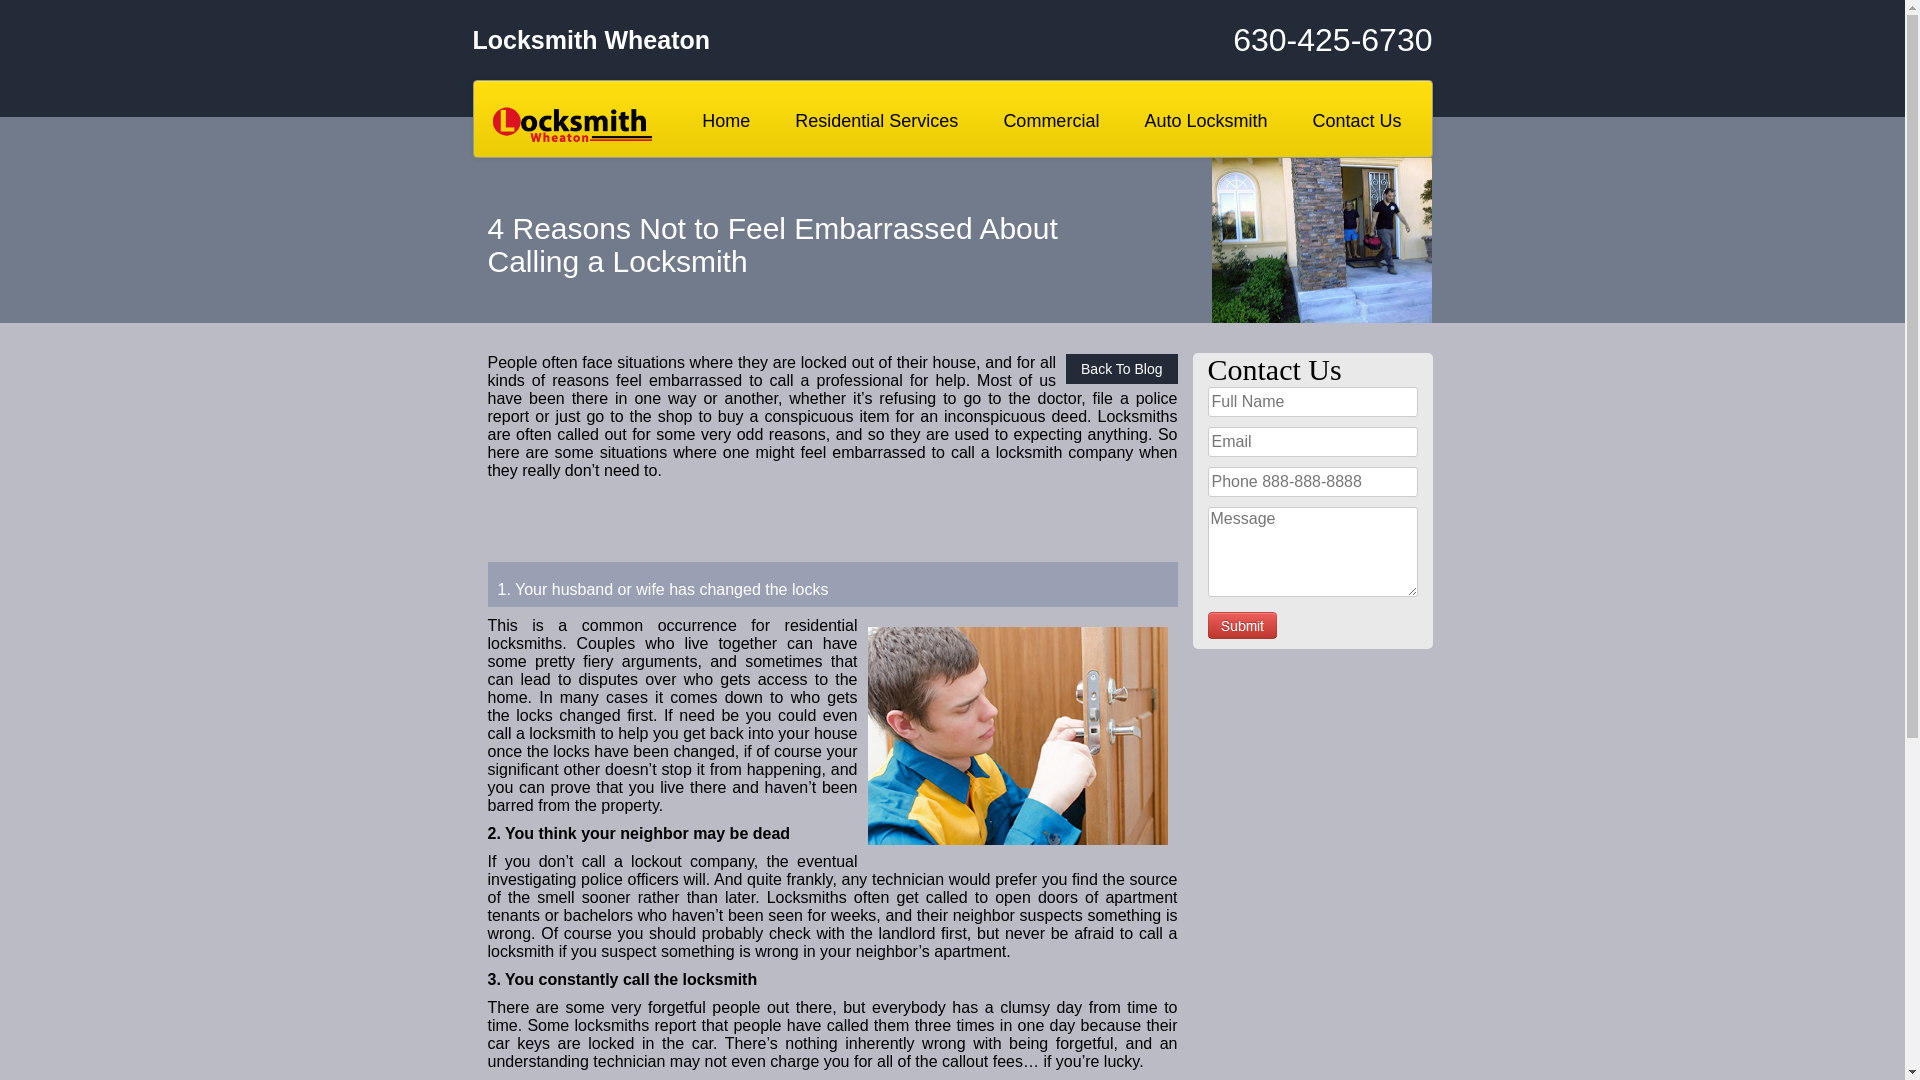 The height and width of the screenshot is (1080, 1920). I want to click on '630-425-6730', so click(1271, 39).